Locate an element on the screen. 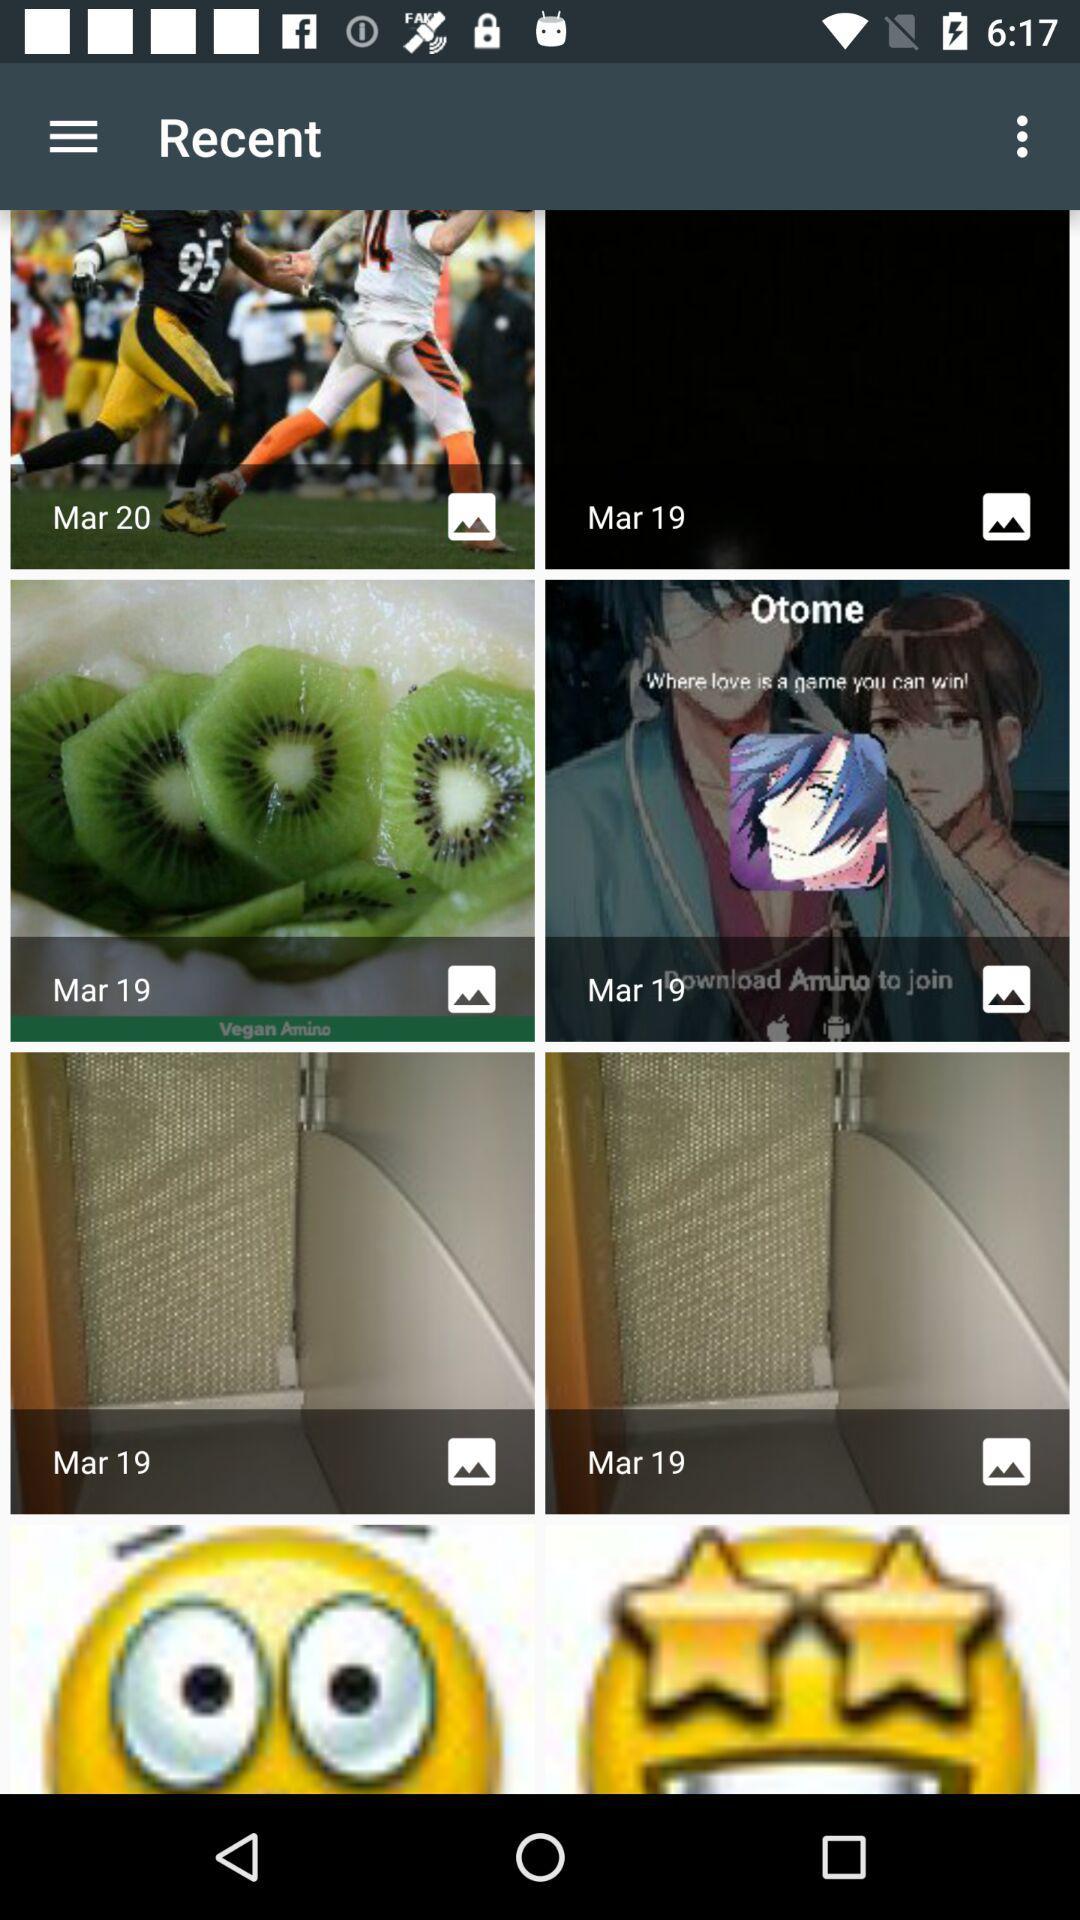 The width and height of the screenshot is (1080, 1920). the item to the left of recent icon is located at coordinates (72, 135).